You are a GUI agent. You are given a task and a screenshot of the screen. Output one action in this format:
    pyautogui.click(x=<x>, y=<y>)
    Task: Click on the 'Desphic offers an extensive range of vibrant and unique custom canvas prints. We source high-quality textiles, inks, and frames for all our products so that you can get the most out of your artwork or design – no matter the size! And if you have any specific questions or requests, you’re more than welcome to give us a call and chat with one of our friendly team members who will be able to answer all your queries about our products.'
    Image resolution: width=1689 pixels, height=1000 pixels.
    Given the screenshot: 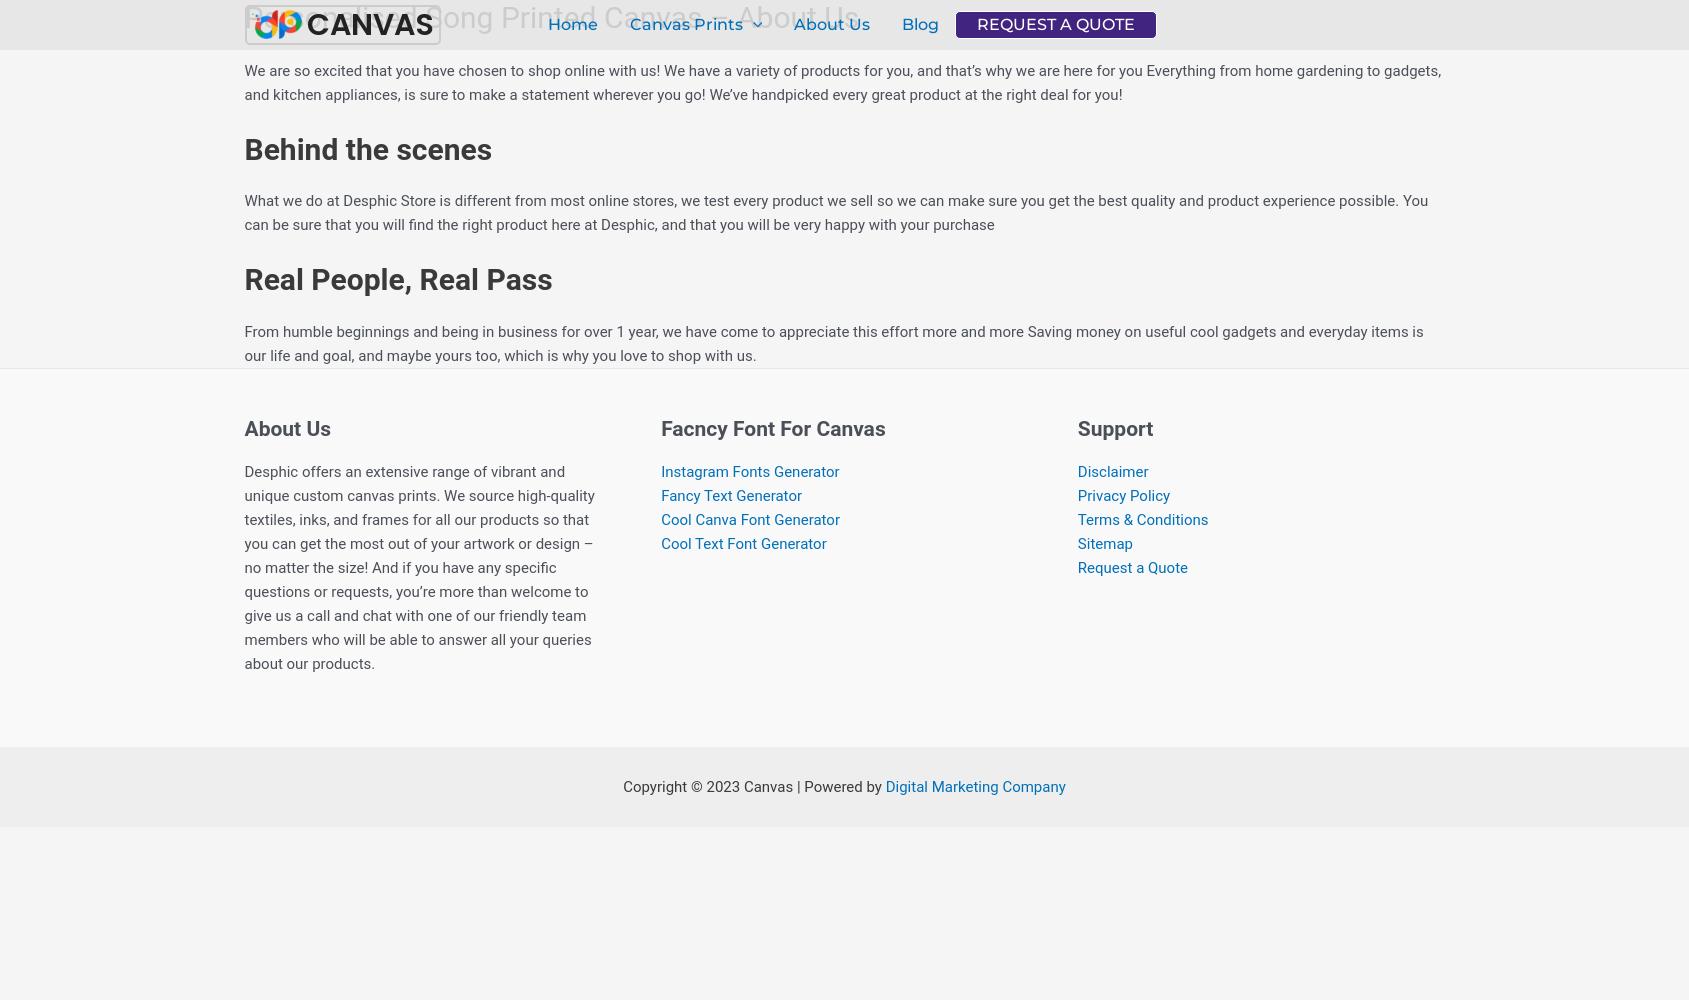 What is the action you would take?
    pyautogui.click(x=243, y=566)
    